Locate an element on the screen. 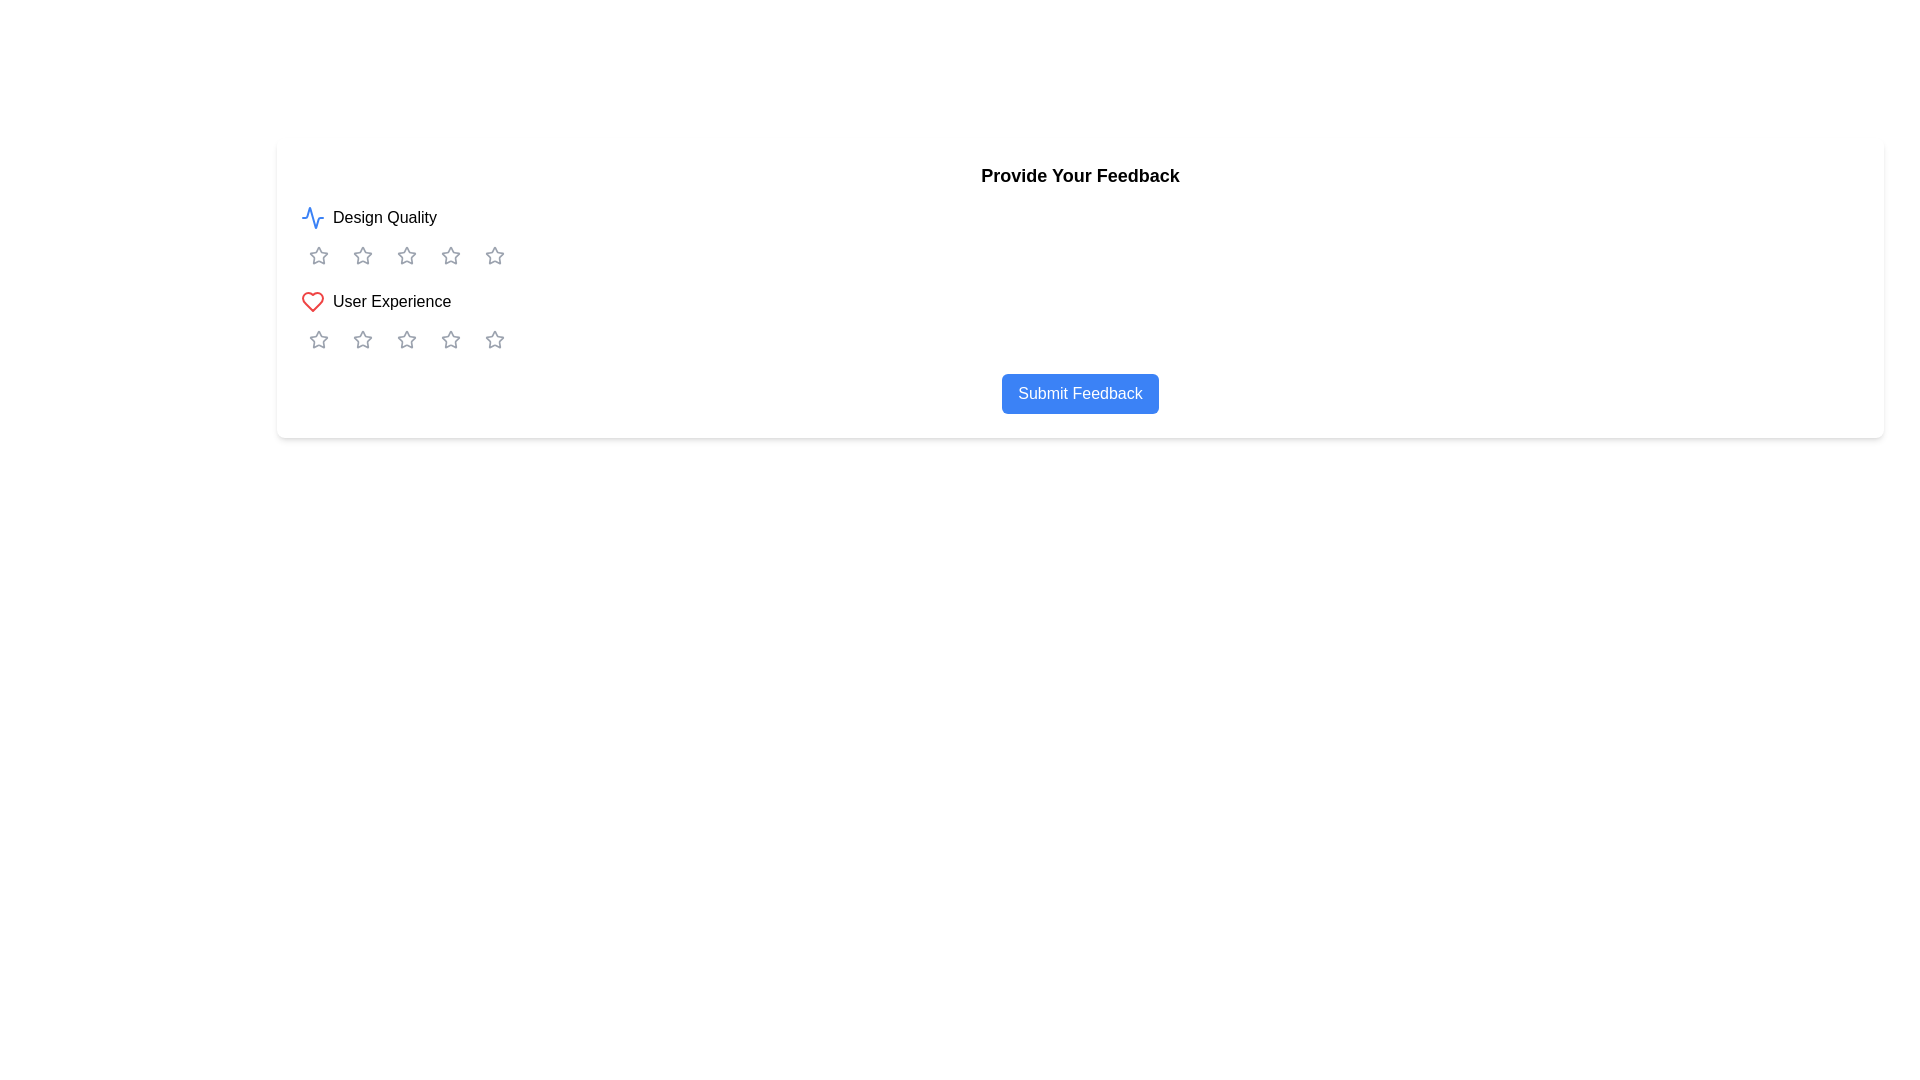 The height and width of the screenshot is (1080, 1920). the fourth star-shaped rating button, which is gray and part of a set of five stars used for rating 'User Experience' is located at coordinates (450, 338).